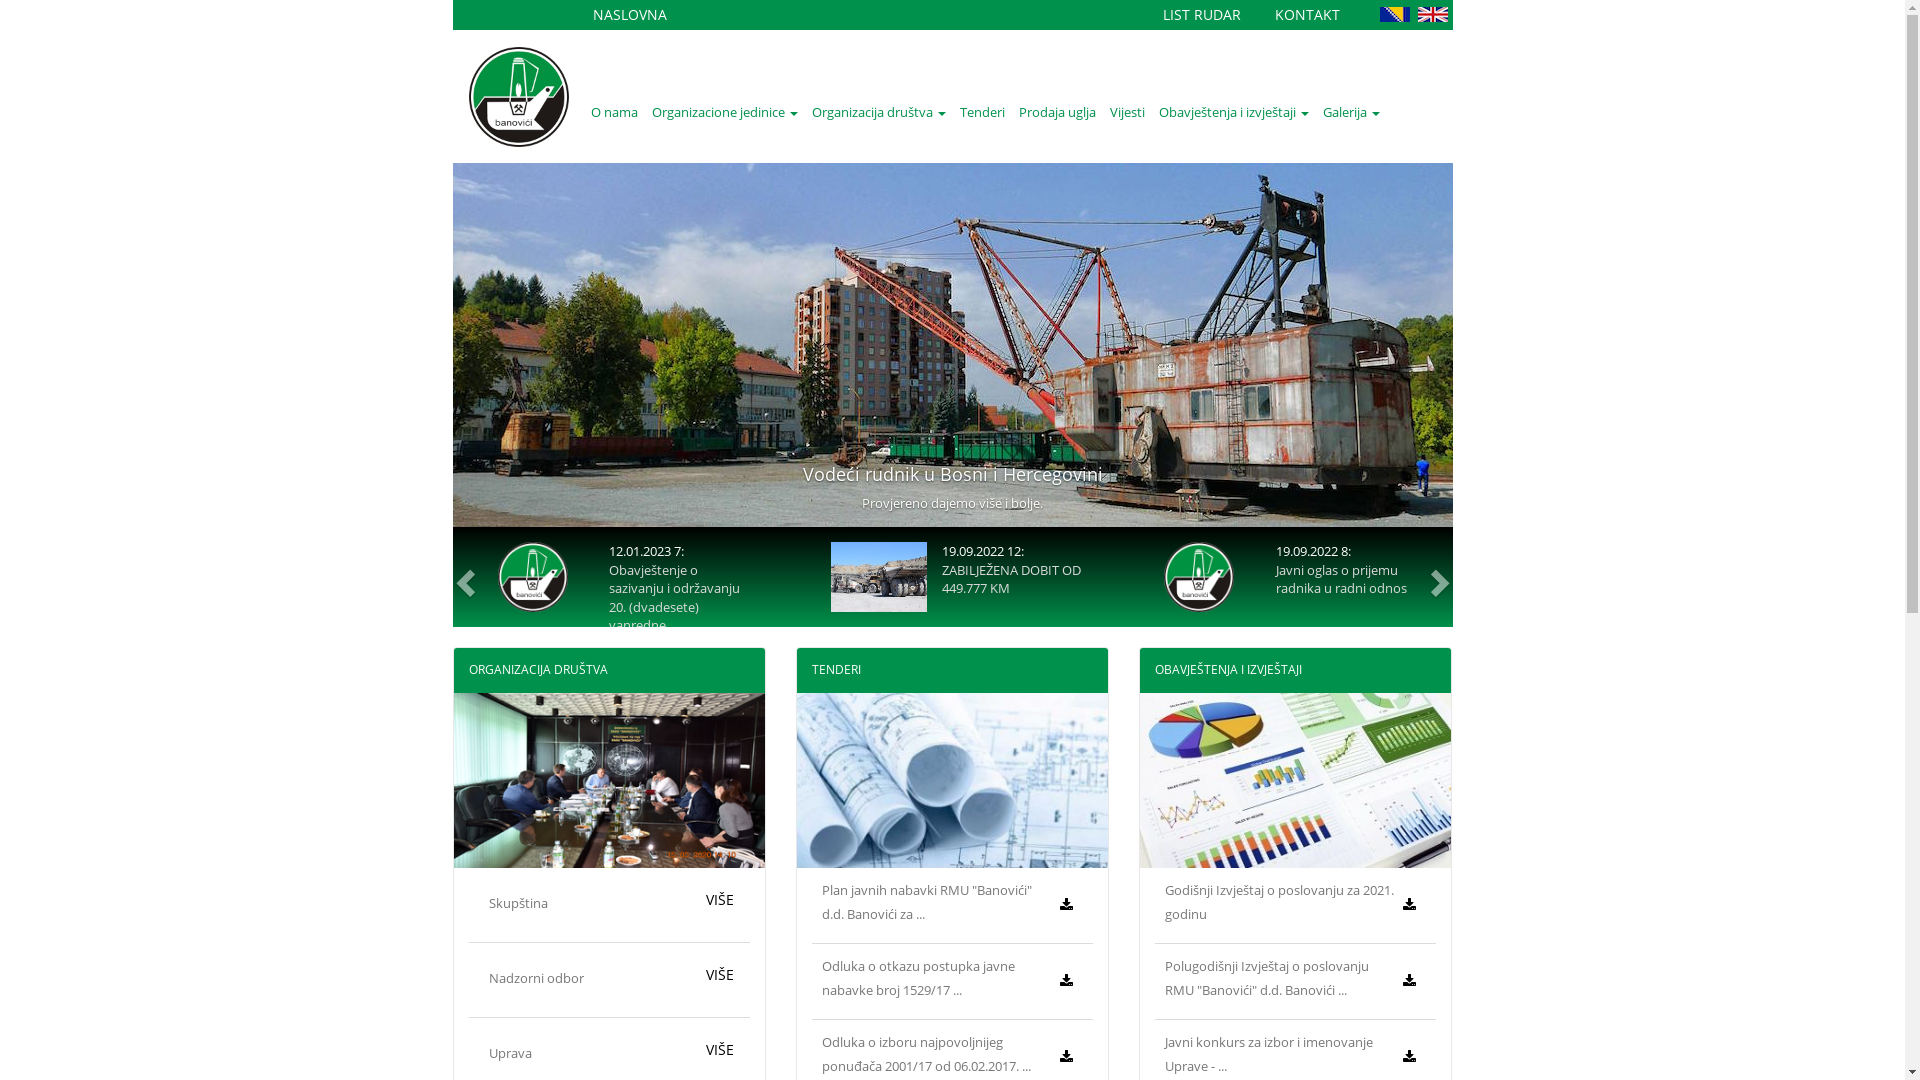 This screenshot has height=1080, width=1920. I want to click on 'Organizacione jedinice', so click(723, 111).